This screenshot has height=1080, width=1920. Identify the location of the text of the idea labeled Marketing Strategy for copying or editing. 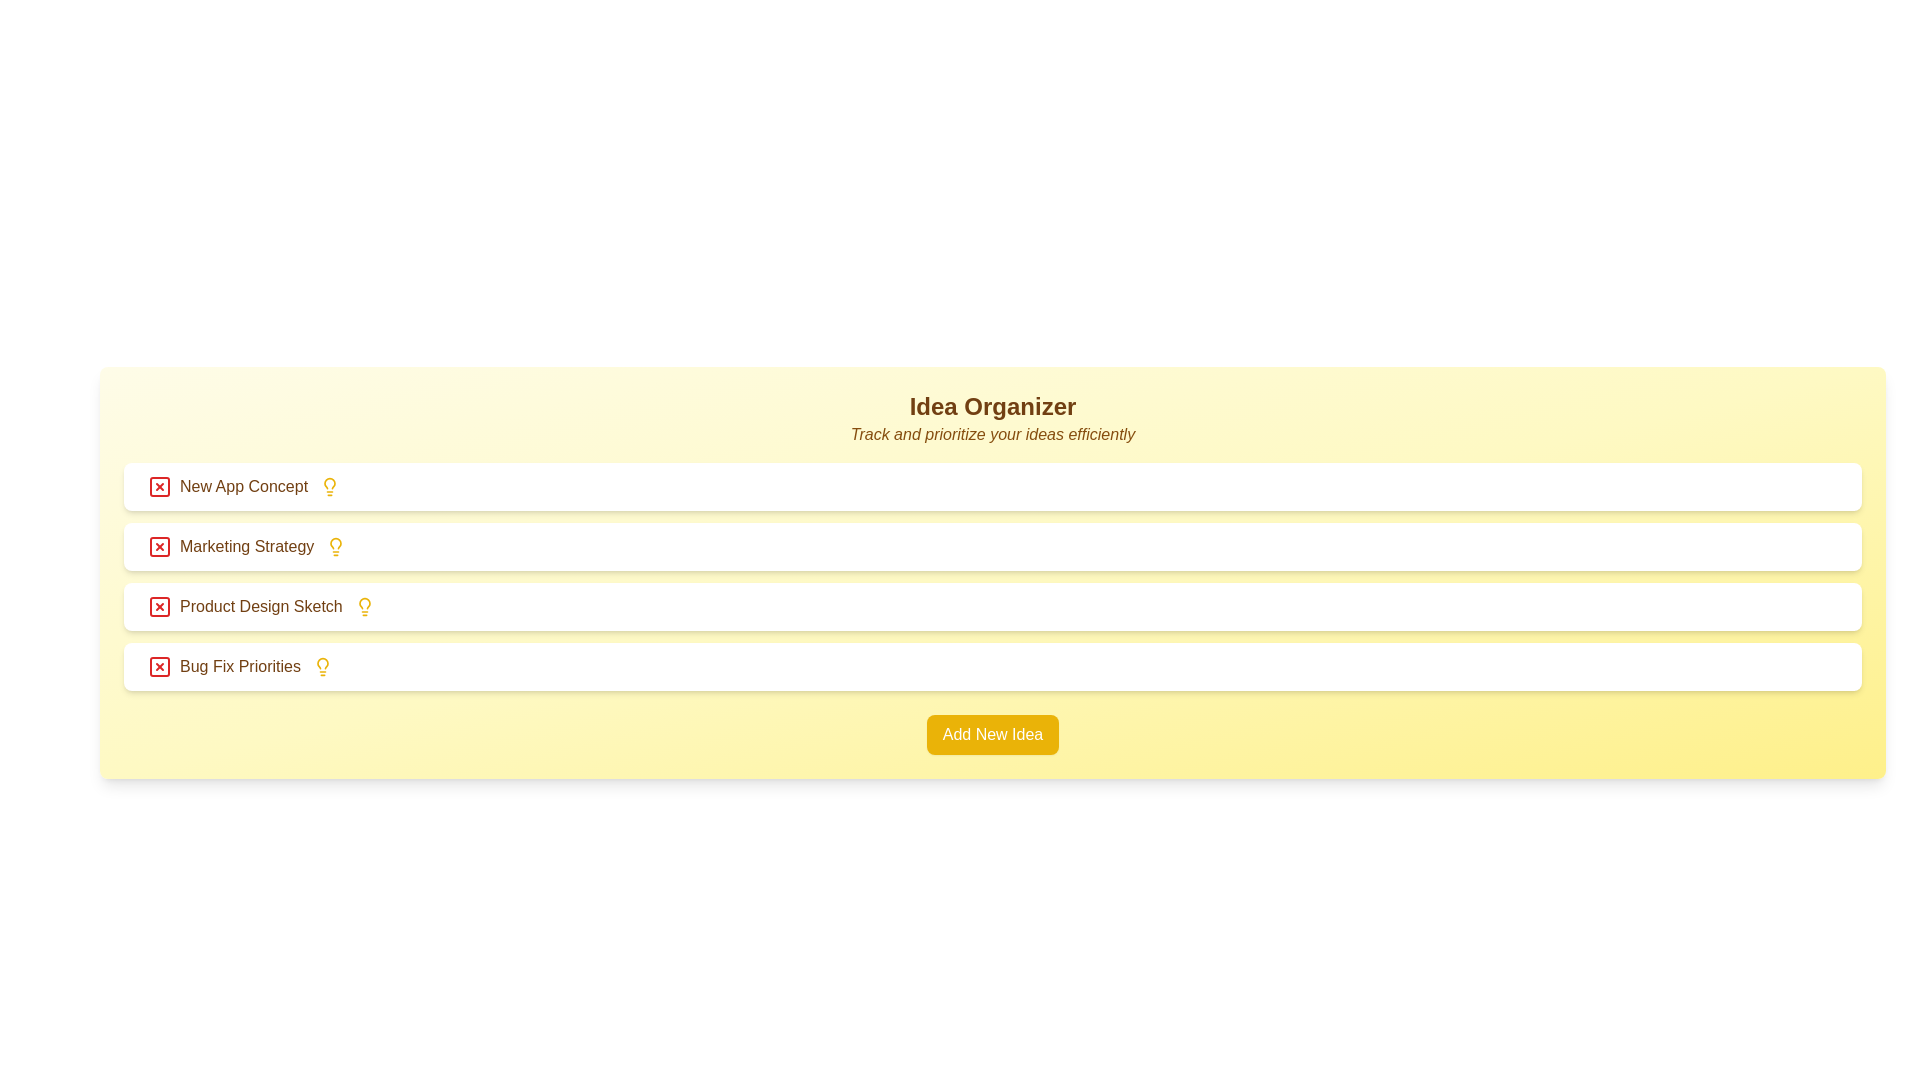
(230, 547).